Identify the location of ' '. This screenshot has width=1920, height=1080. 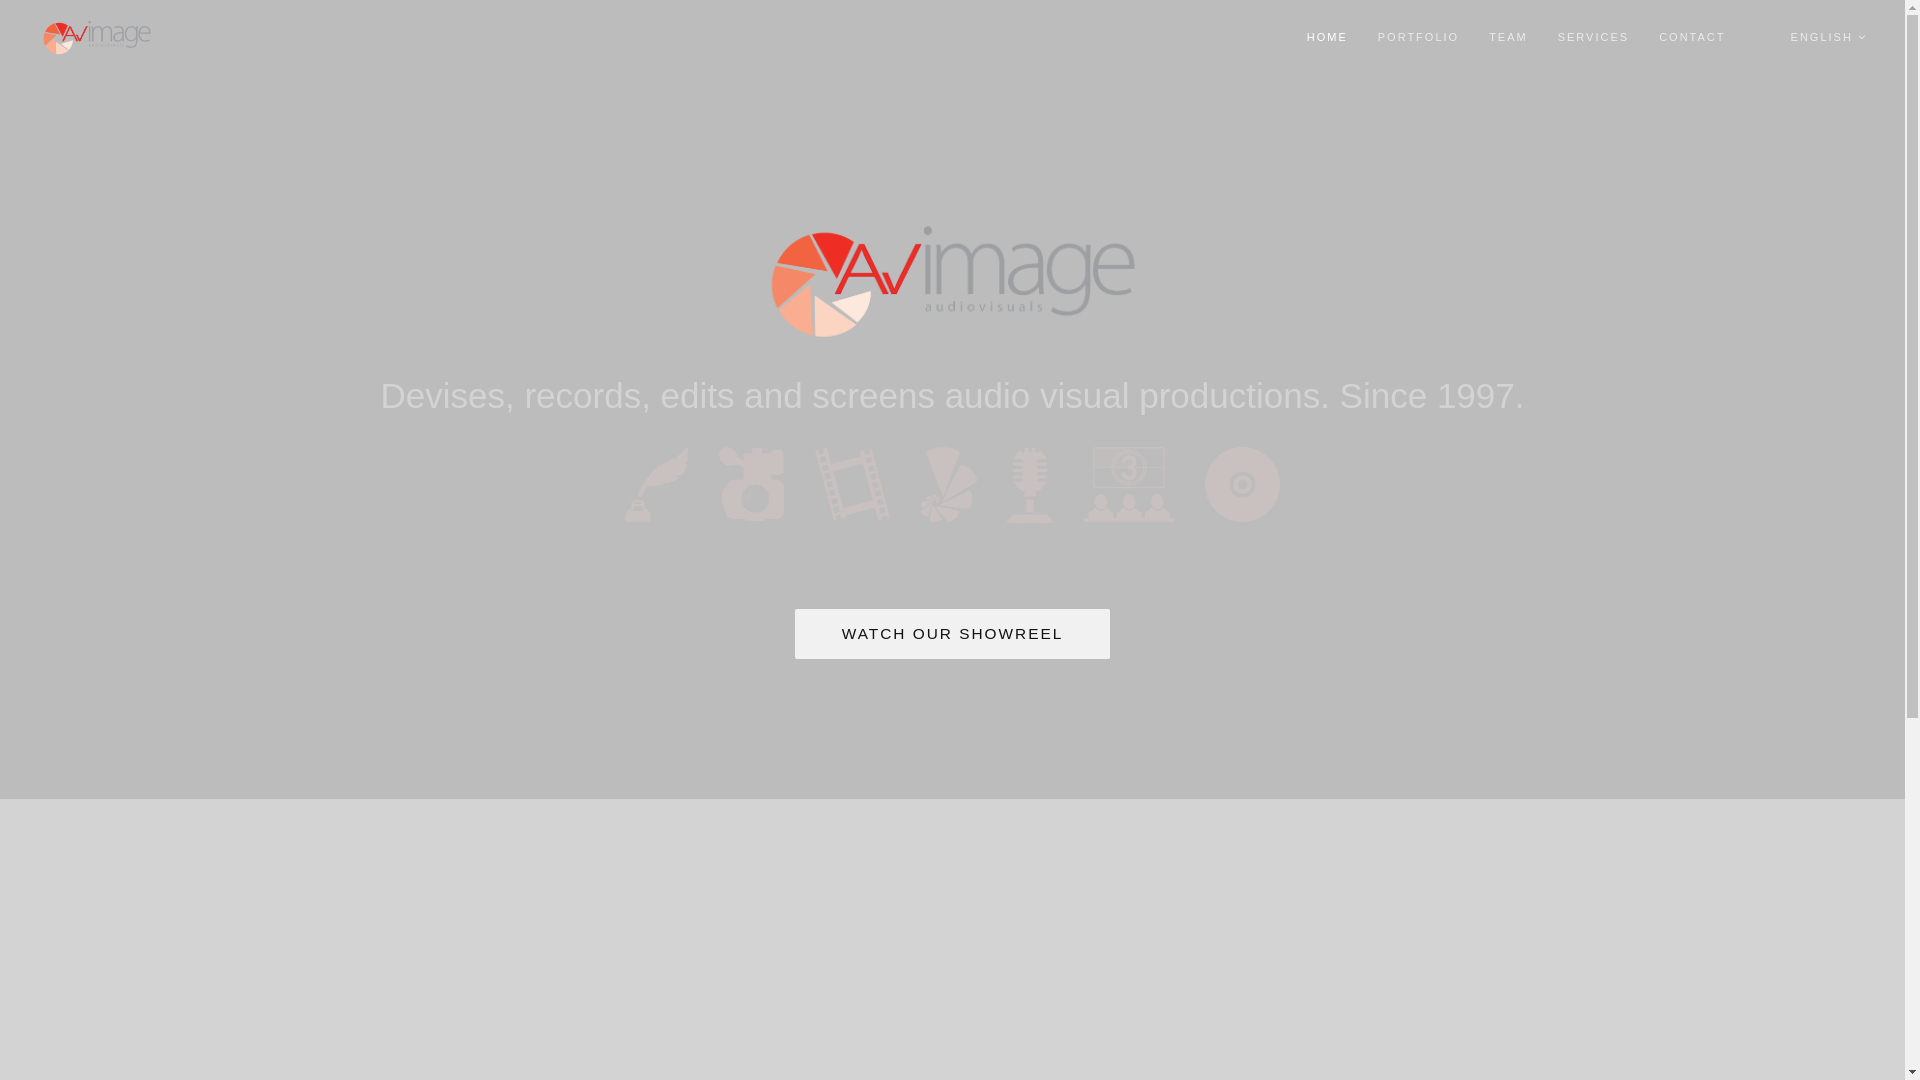
(1754, 37).